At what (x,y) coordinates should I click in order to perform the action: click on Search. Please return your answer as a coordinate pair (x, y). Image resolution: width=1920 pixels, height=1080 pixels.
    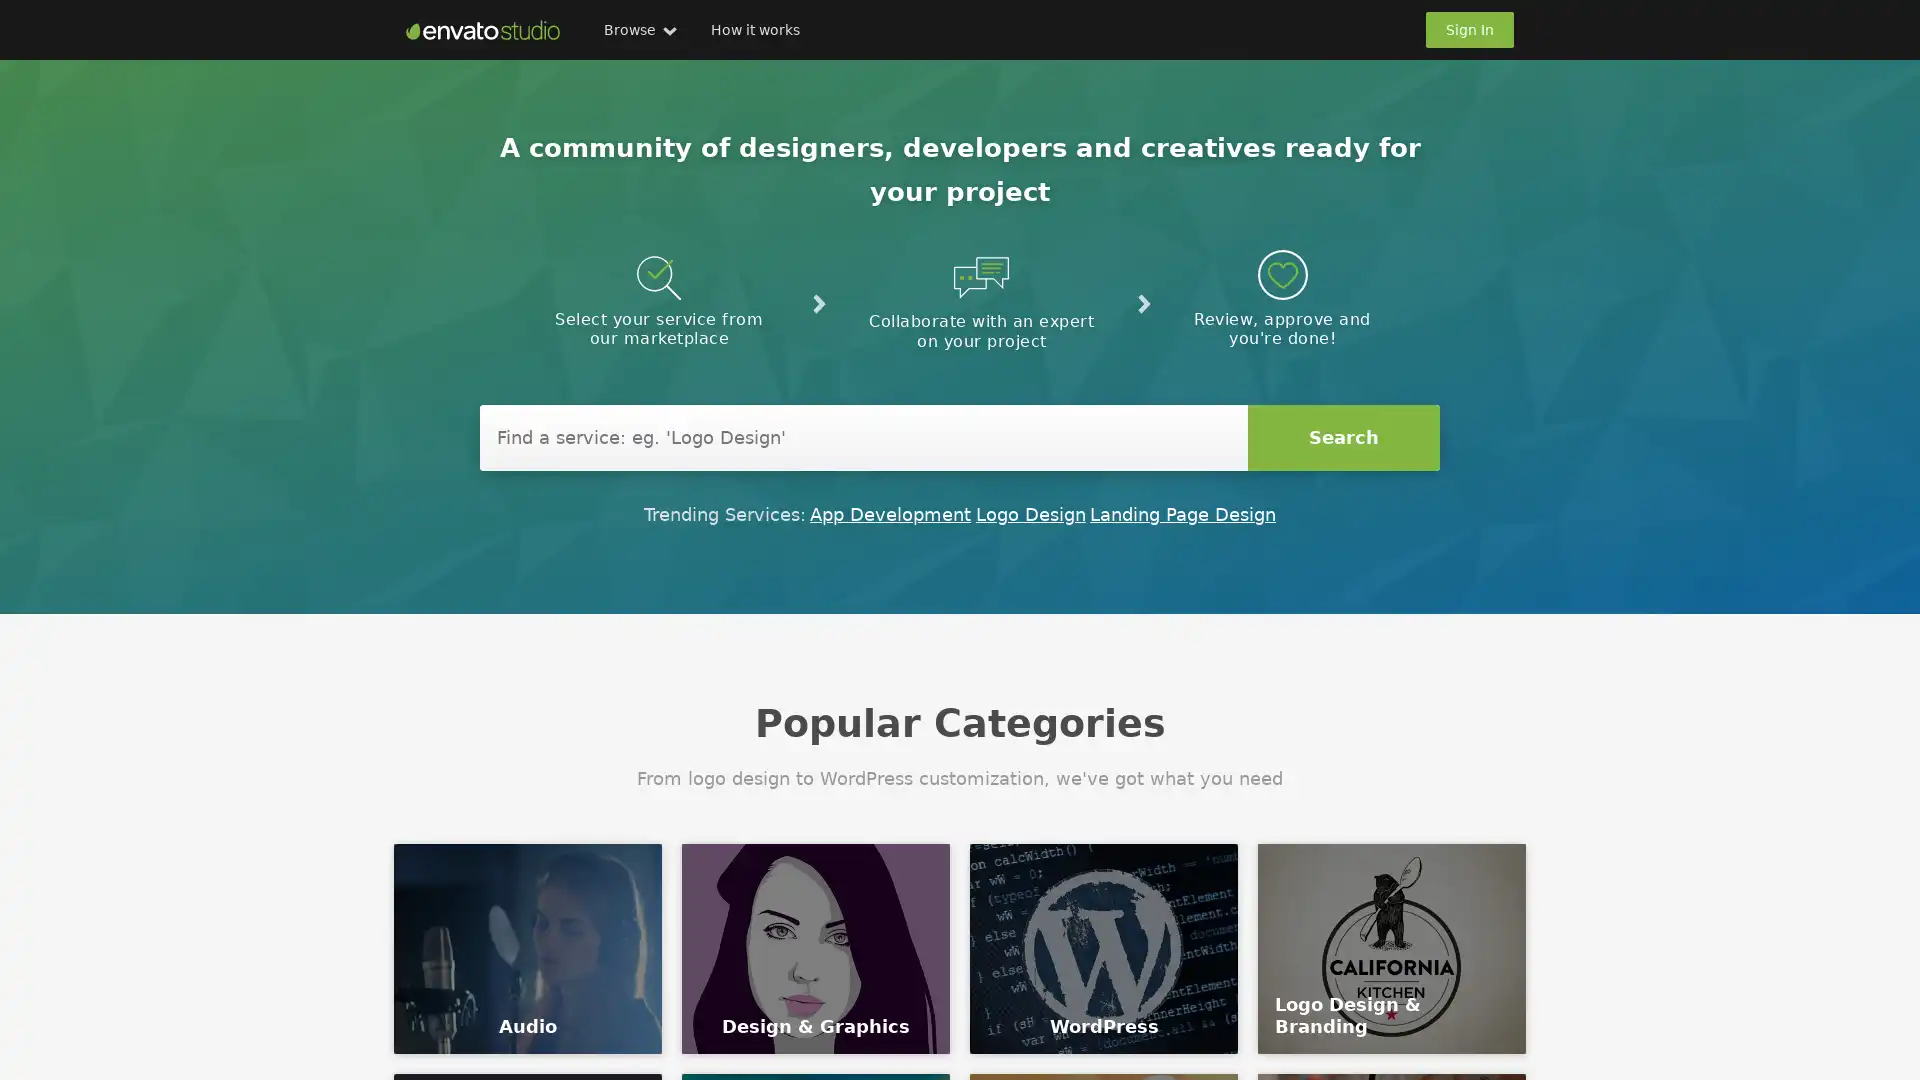
    Looking at the image, I should click on (1344, 437).